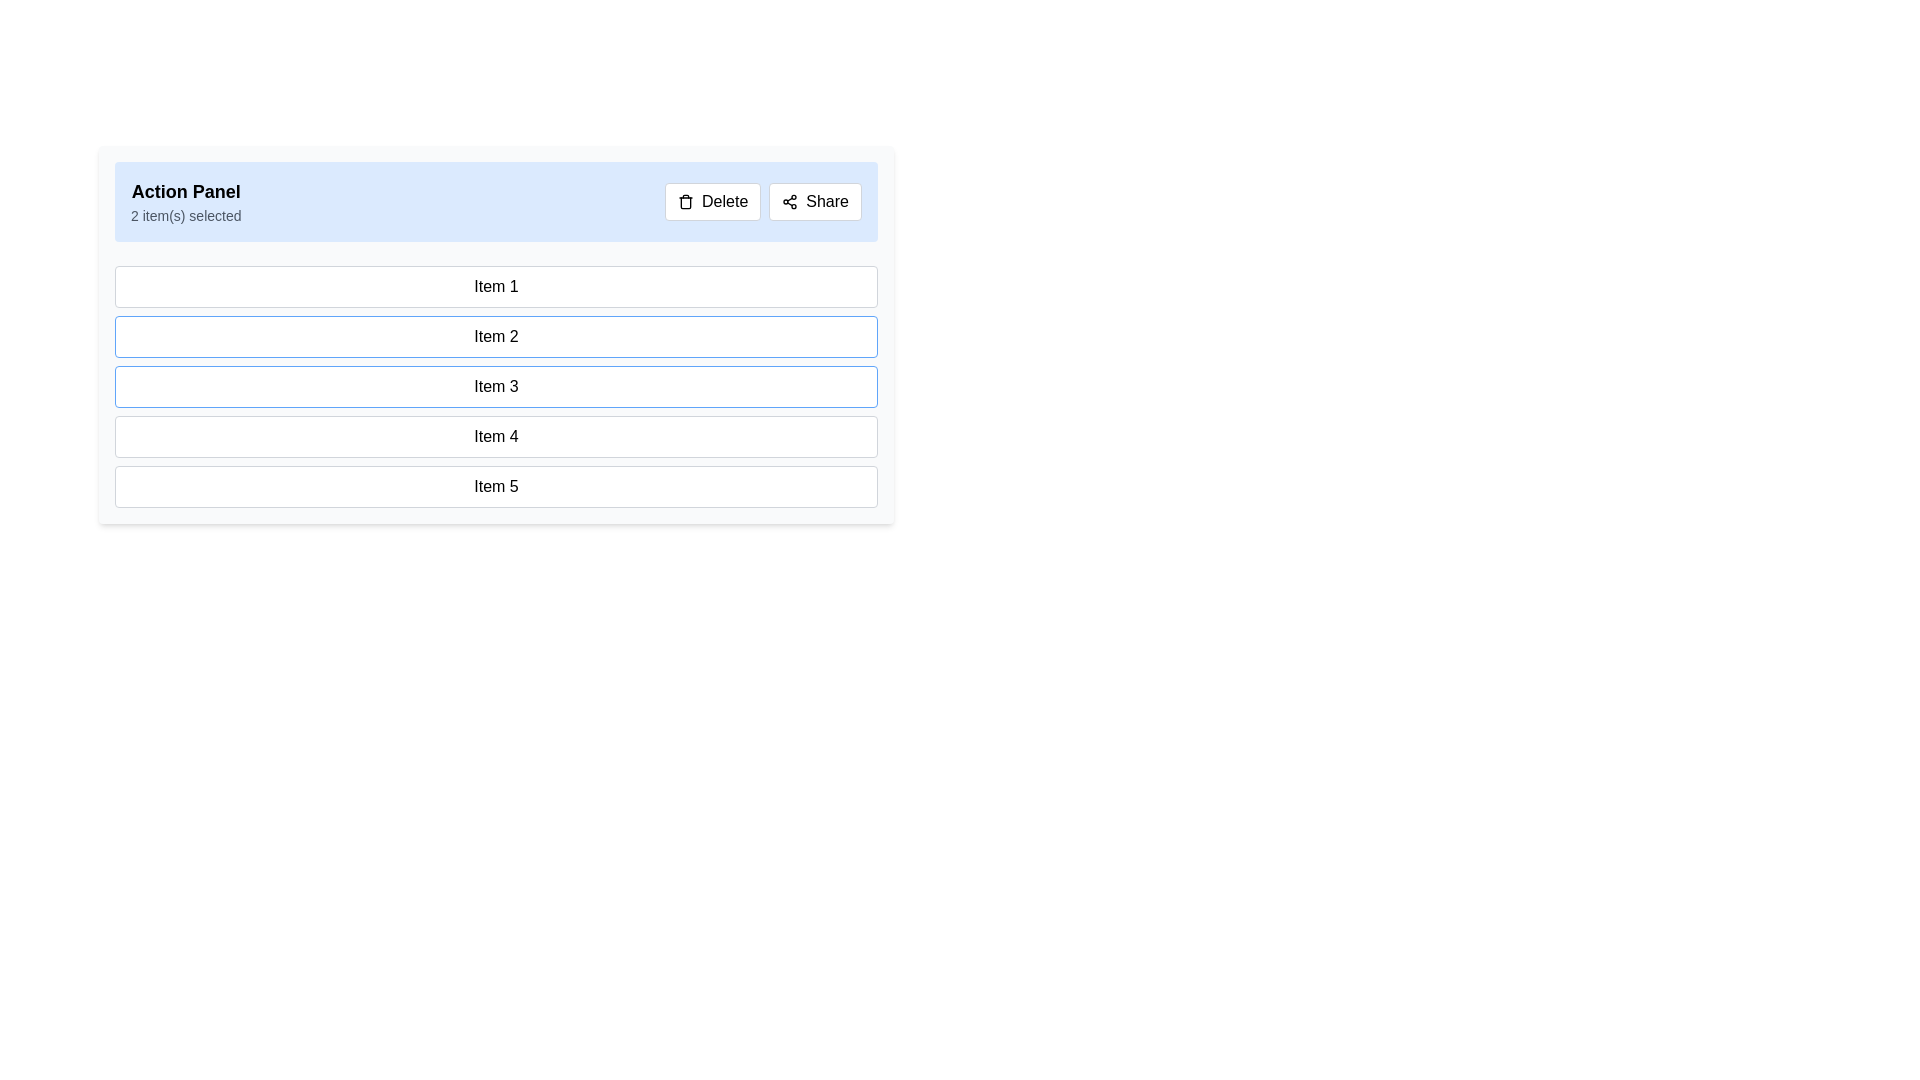 The width and height of the screenshot is (1920, 1080). What do you see at coordinates (789, 201) in the screenshot?
I see `the Share icon located in the upper-right section of the interface, which is part of the button group immediately to the right of the Delete button` at bounding box center [789, 201].